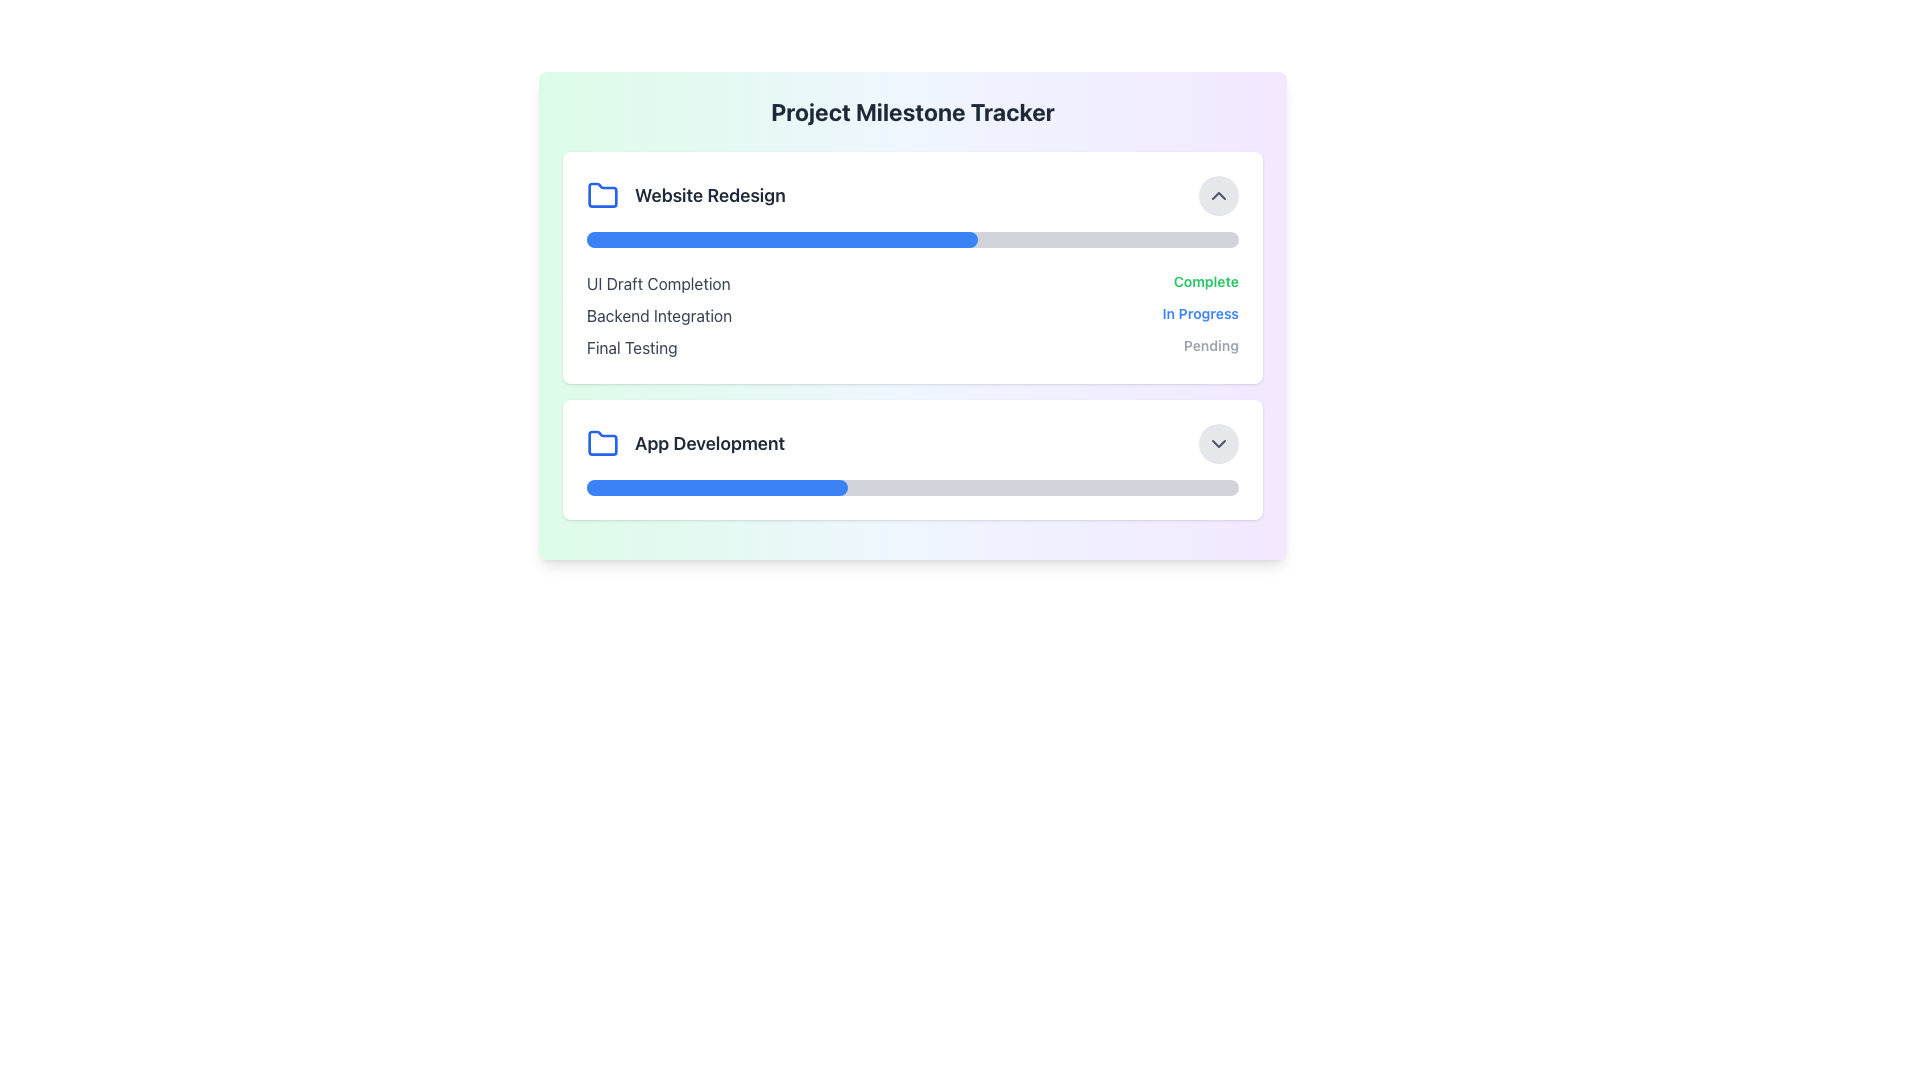 Image resolution: width=1920 pixels, height=1080 pixels. Describe the element at coordinates (1200, 315) in the screenshot. I see `the text label displaying 'In Progress', which is a small-sized, bold, blue font located to the right of the 'Backend Integration' task summary` at that location.